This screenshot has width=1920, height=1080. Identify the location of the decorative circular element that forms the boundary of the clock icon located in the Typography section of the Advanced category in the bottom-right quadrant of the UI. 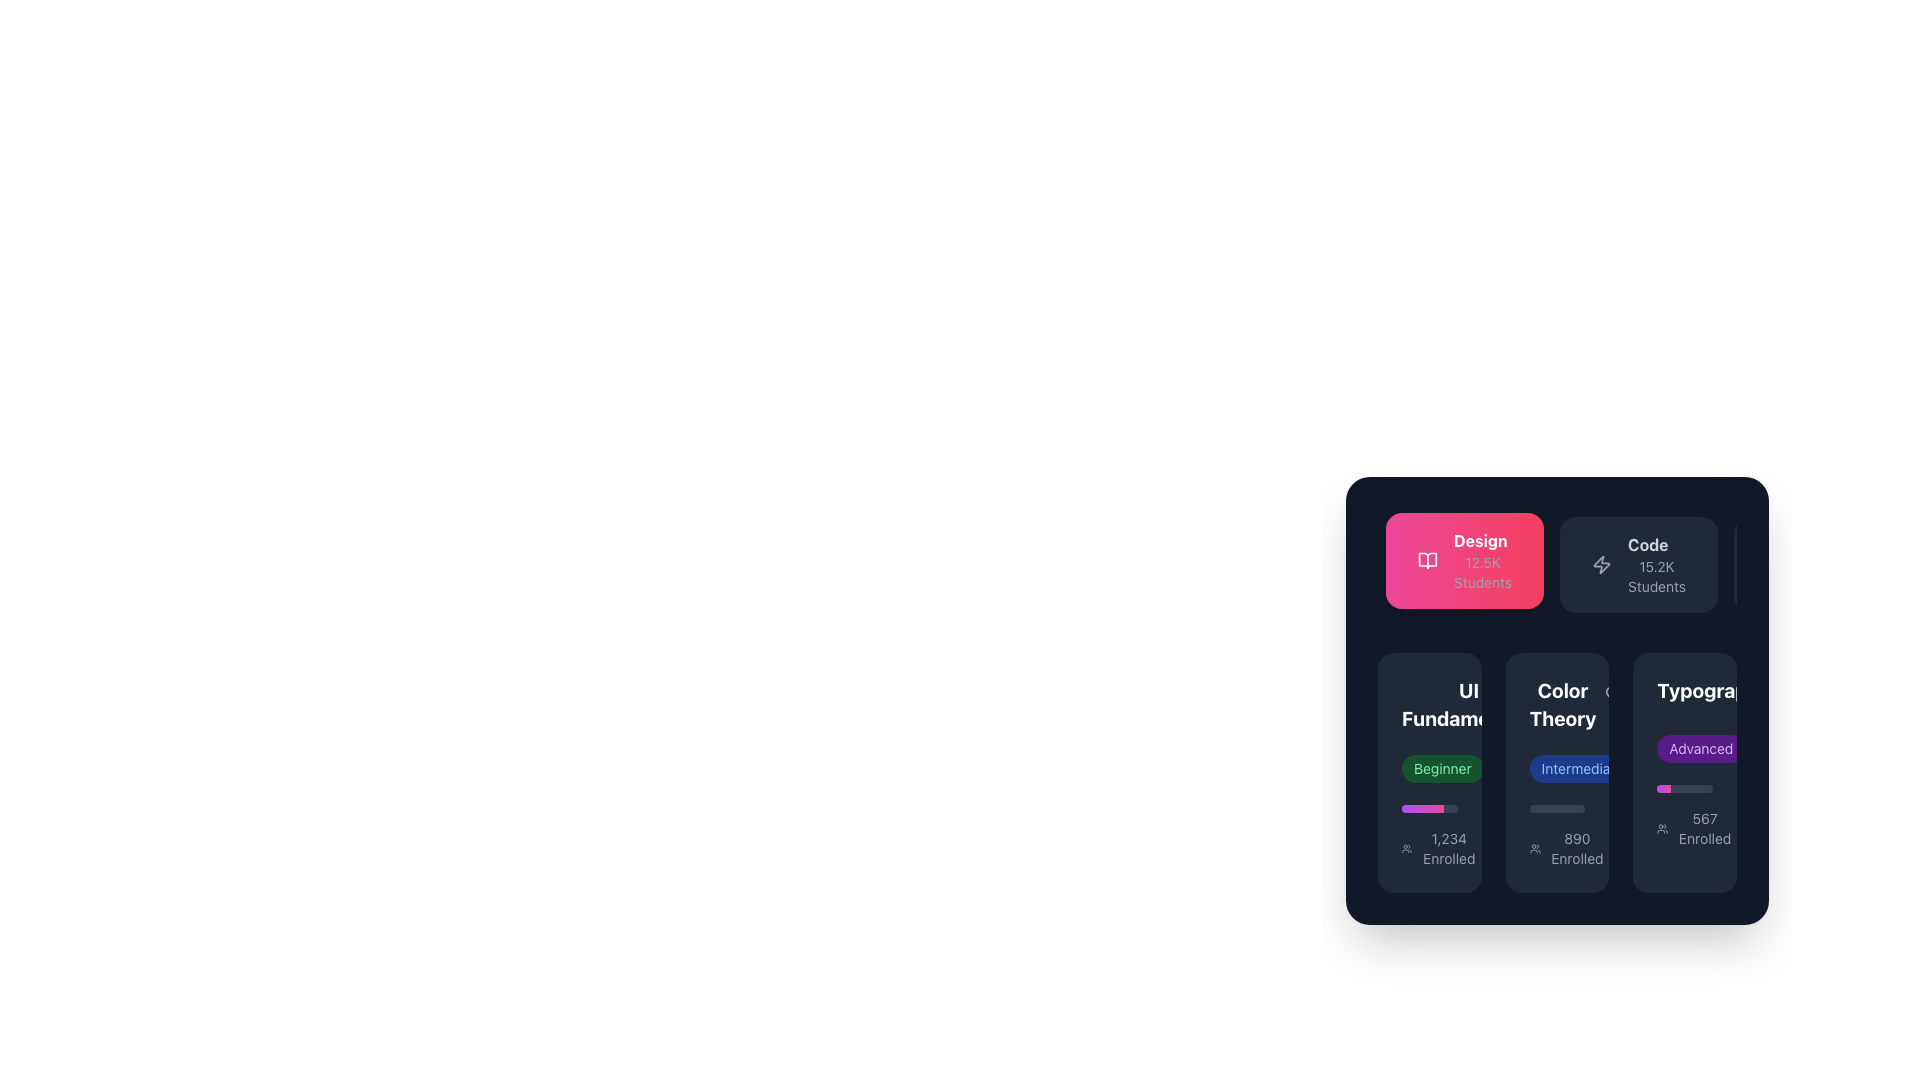
(1656, 767).